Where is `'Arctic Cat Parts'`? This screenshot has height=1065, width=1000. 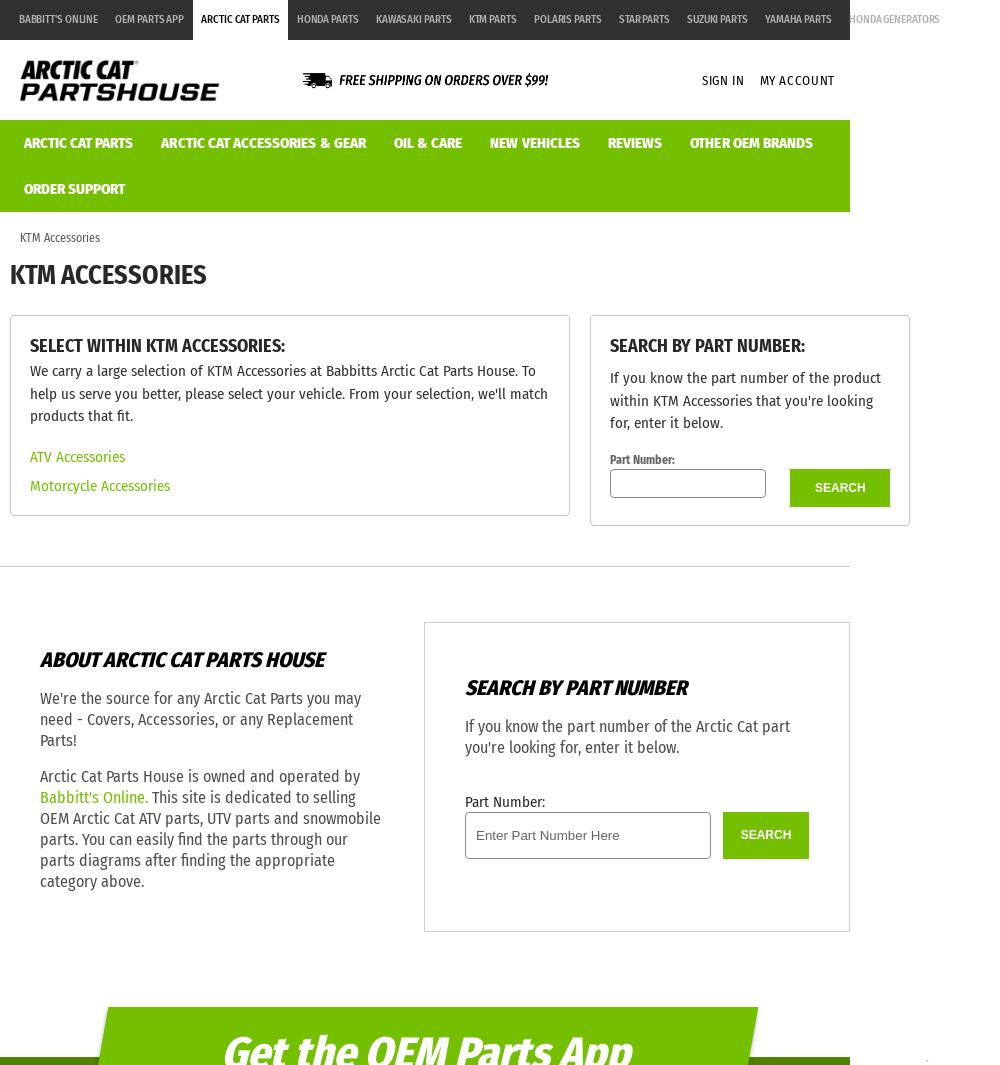
'Arctic Cat Parts' is located at coordinates (239, 18).